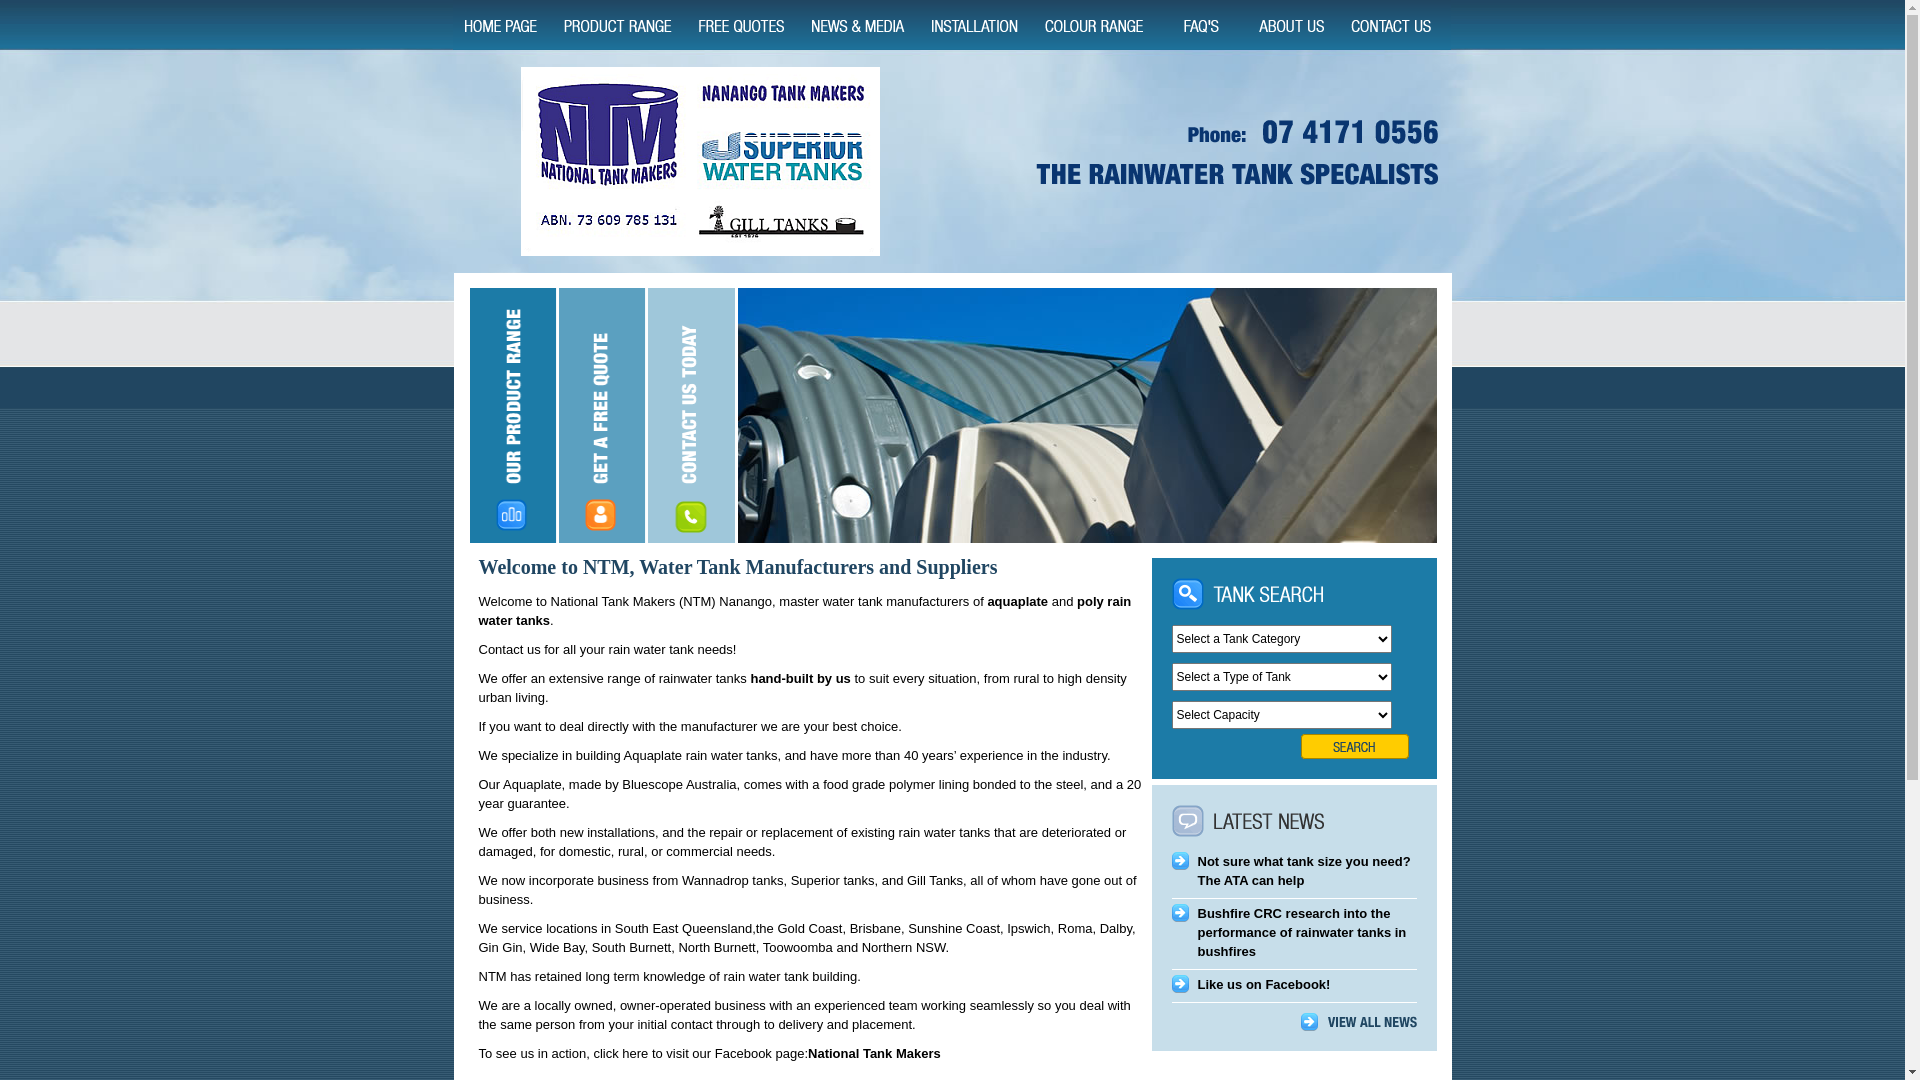 The height and width of the screenshot is (1080, 1920). Describe the element at coordinates (1263, 983) in the screenshot. I see `'Like us on Facebook!'` at that location.